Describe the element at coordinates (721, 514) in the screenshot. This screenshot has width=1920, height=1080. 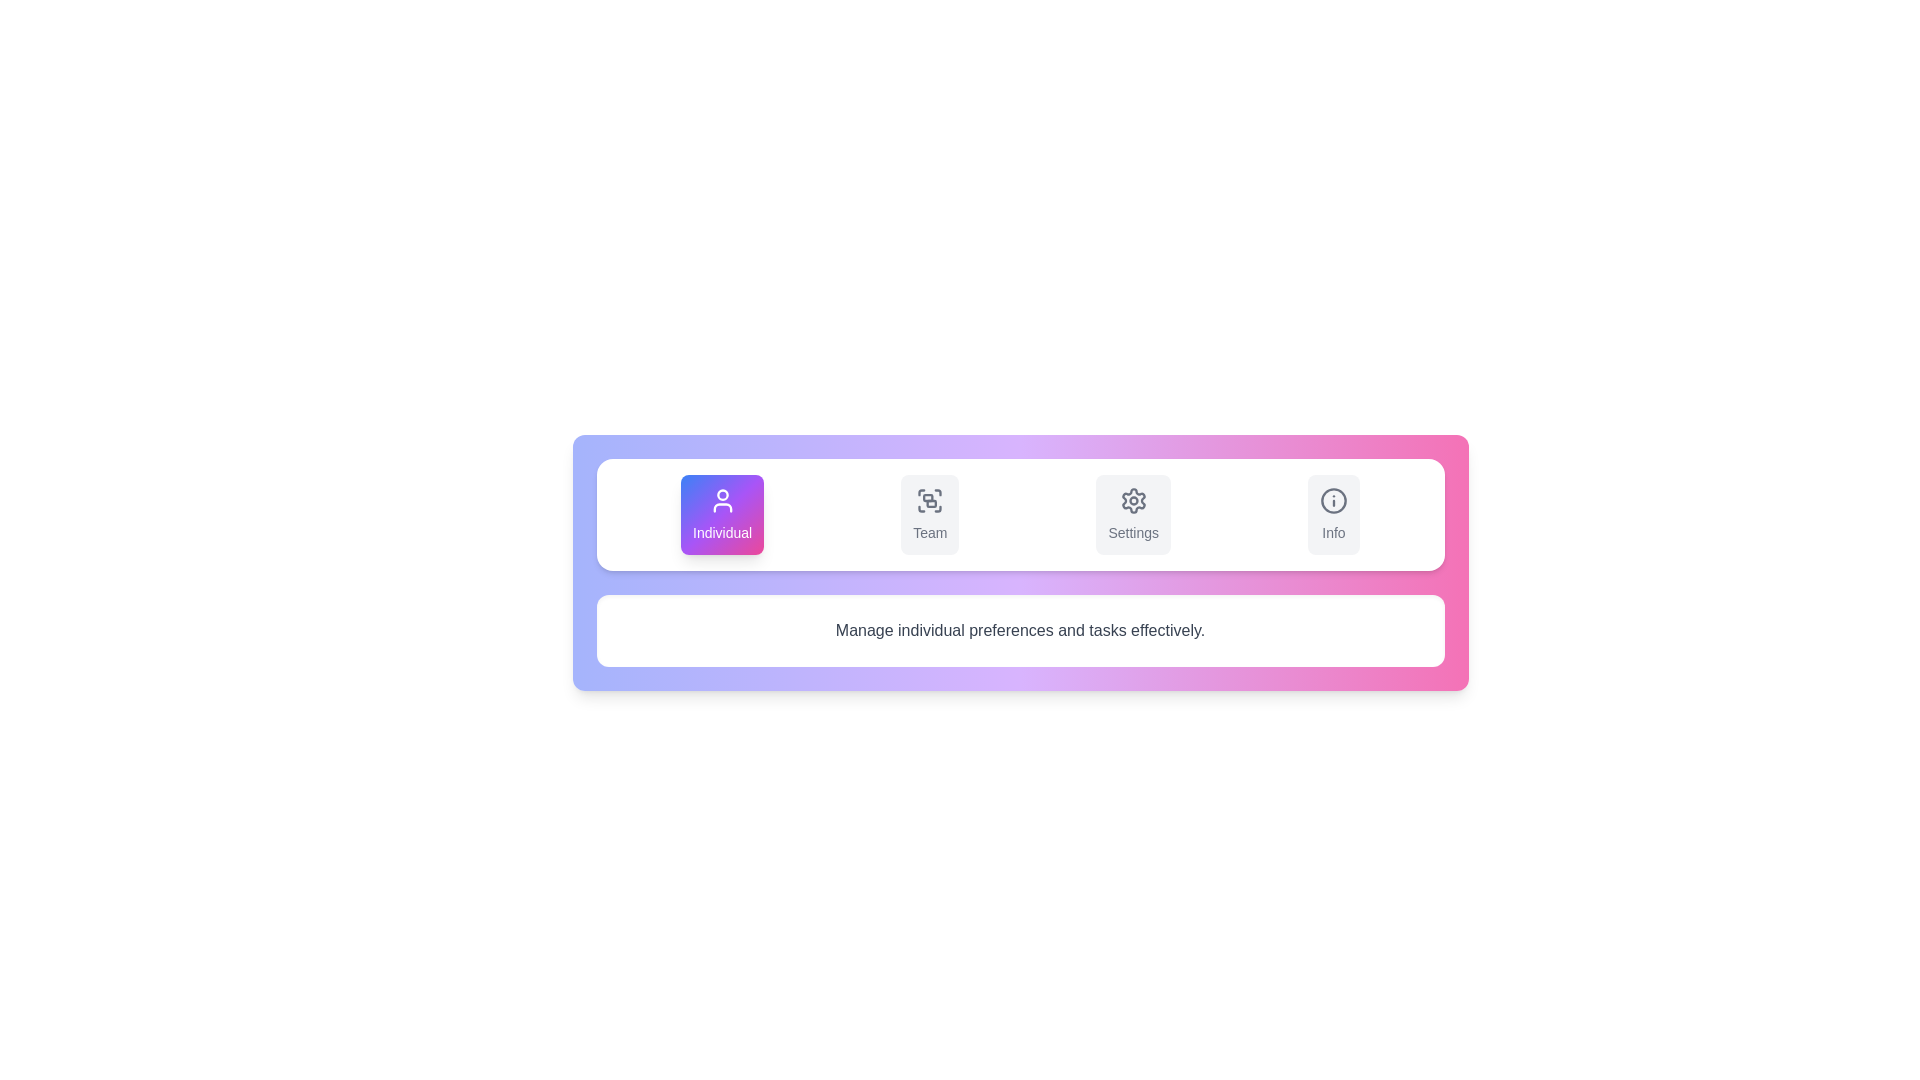
I see `the first button labeled 'Individual', which is a rectangular button with rounded corners and a gradient background transitioning from blue to pink through purple` at that location.